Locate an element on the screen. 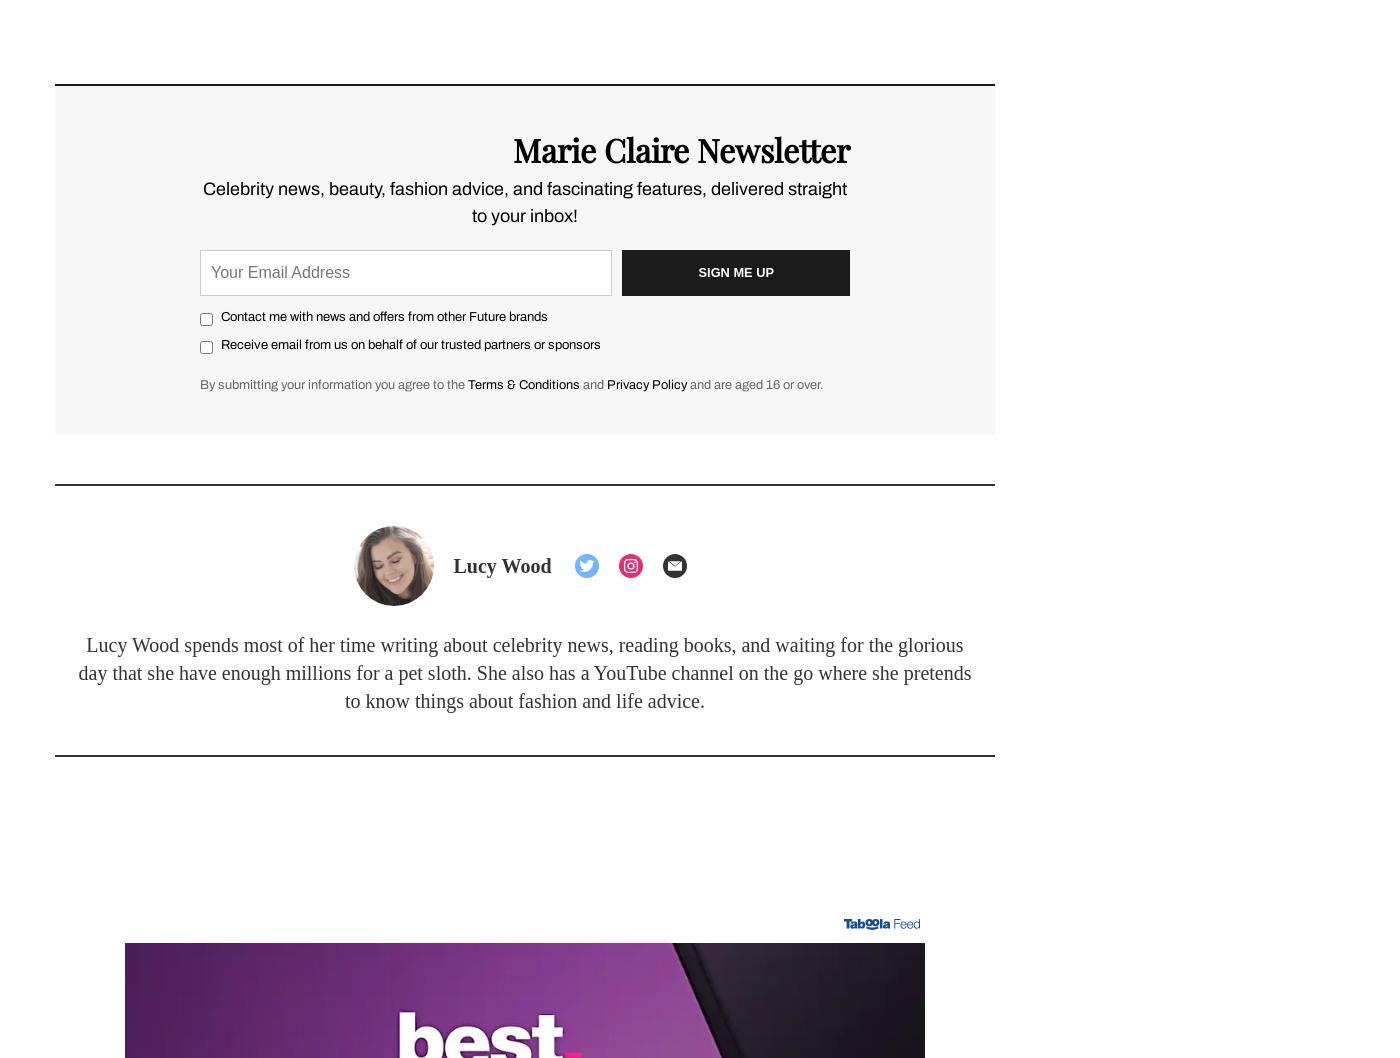 The width and height of the screenshot is (1400, 1058). 'and' is located at coordinates (593, 383).